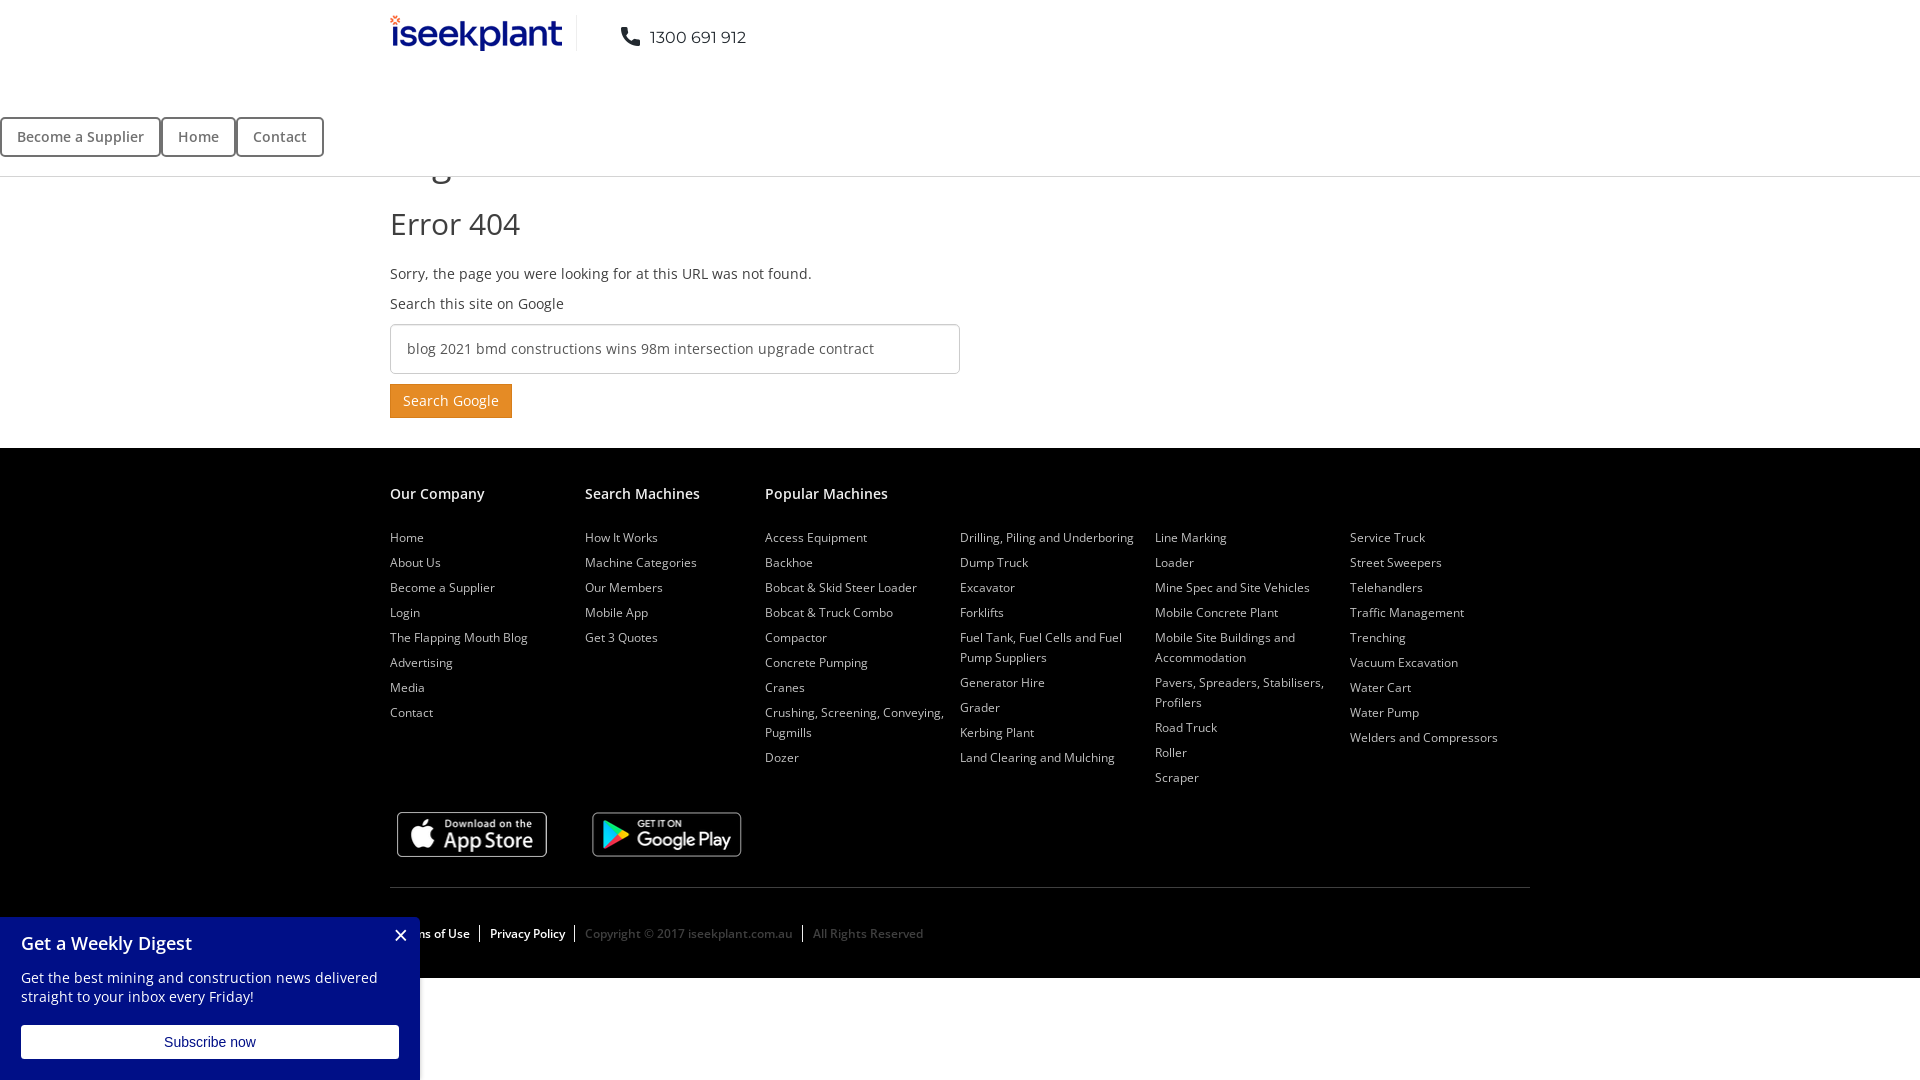 This screenshot has height=1080, width=1920. What do you see at coordinates (987, 586) in the screenshot?
I see `'Excavator'` at bounding box center [987, 586].